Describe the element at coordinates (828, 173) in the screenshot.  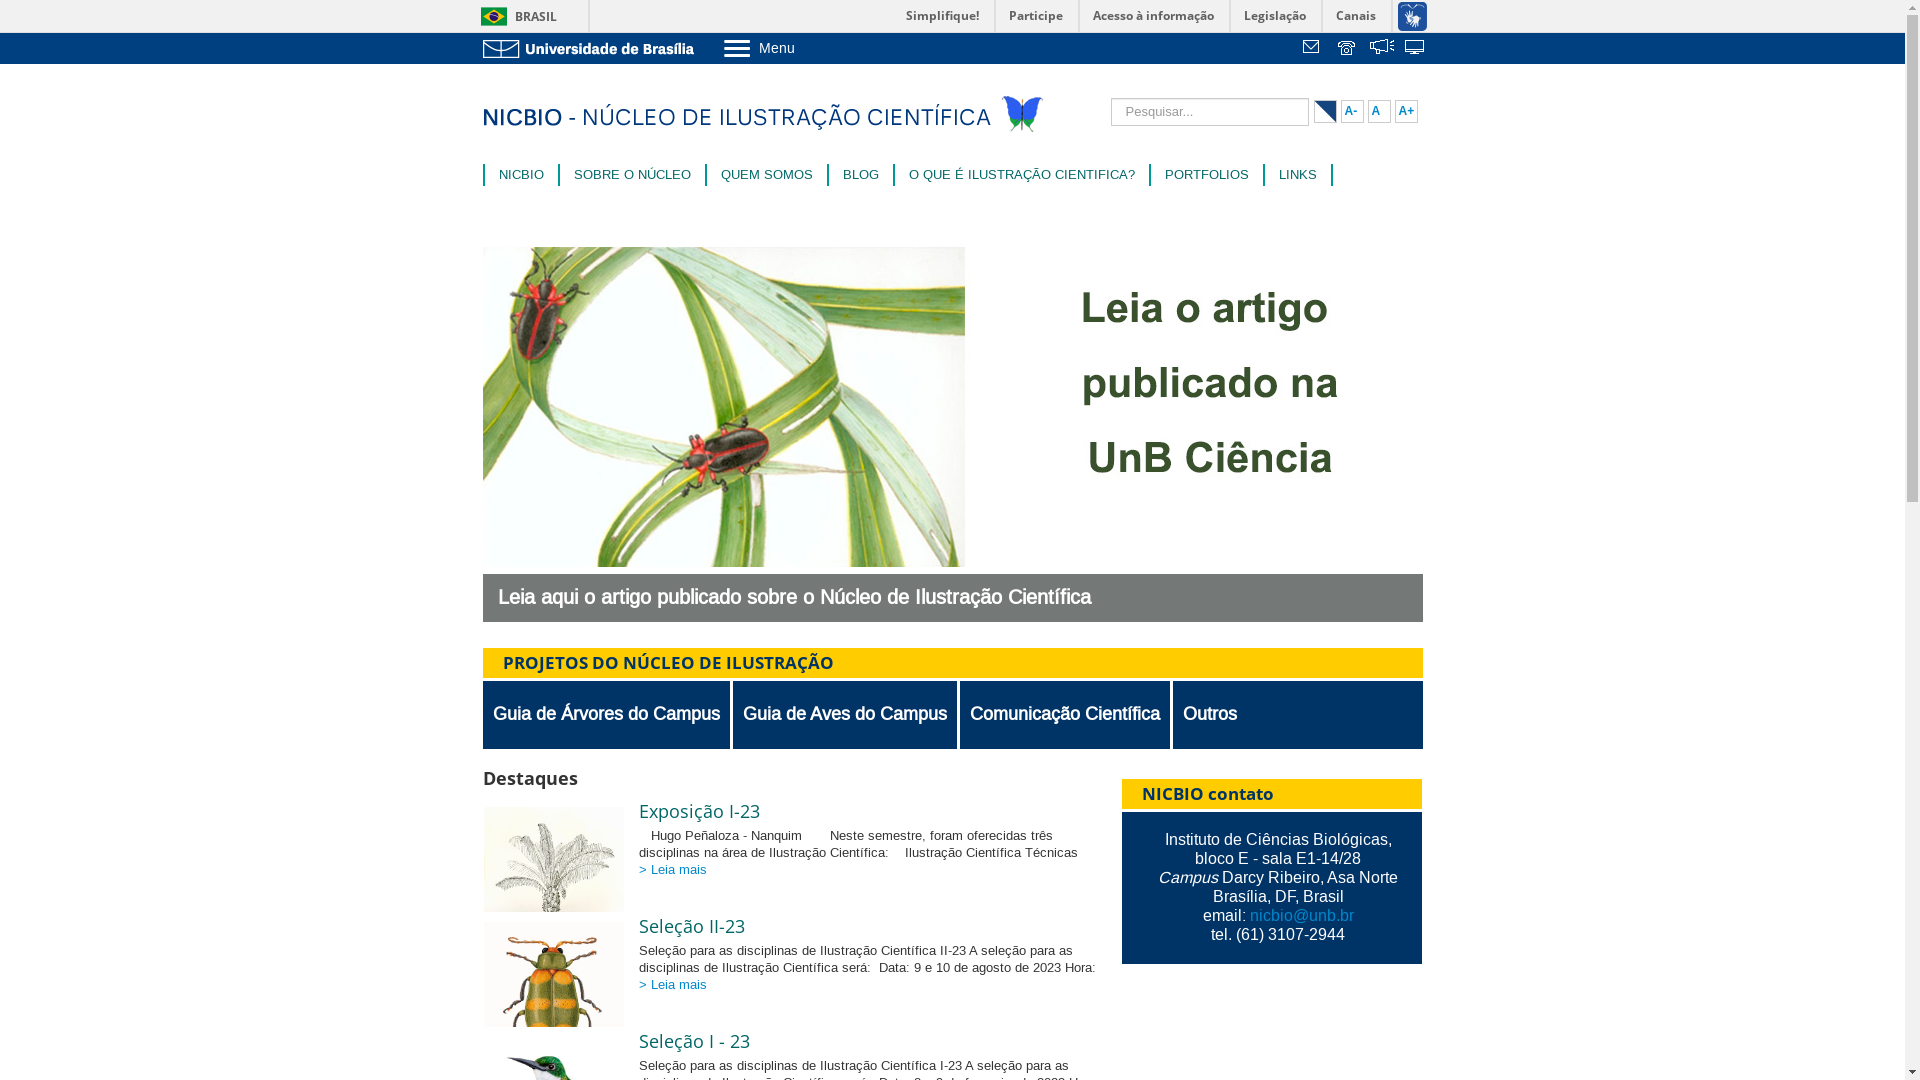
I see `'BLOG'` at that location.